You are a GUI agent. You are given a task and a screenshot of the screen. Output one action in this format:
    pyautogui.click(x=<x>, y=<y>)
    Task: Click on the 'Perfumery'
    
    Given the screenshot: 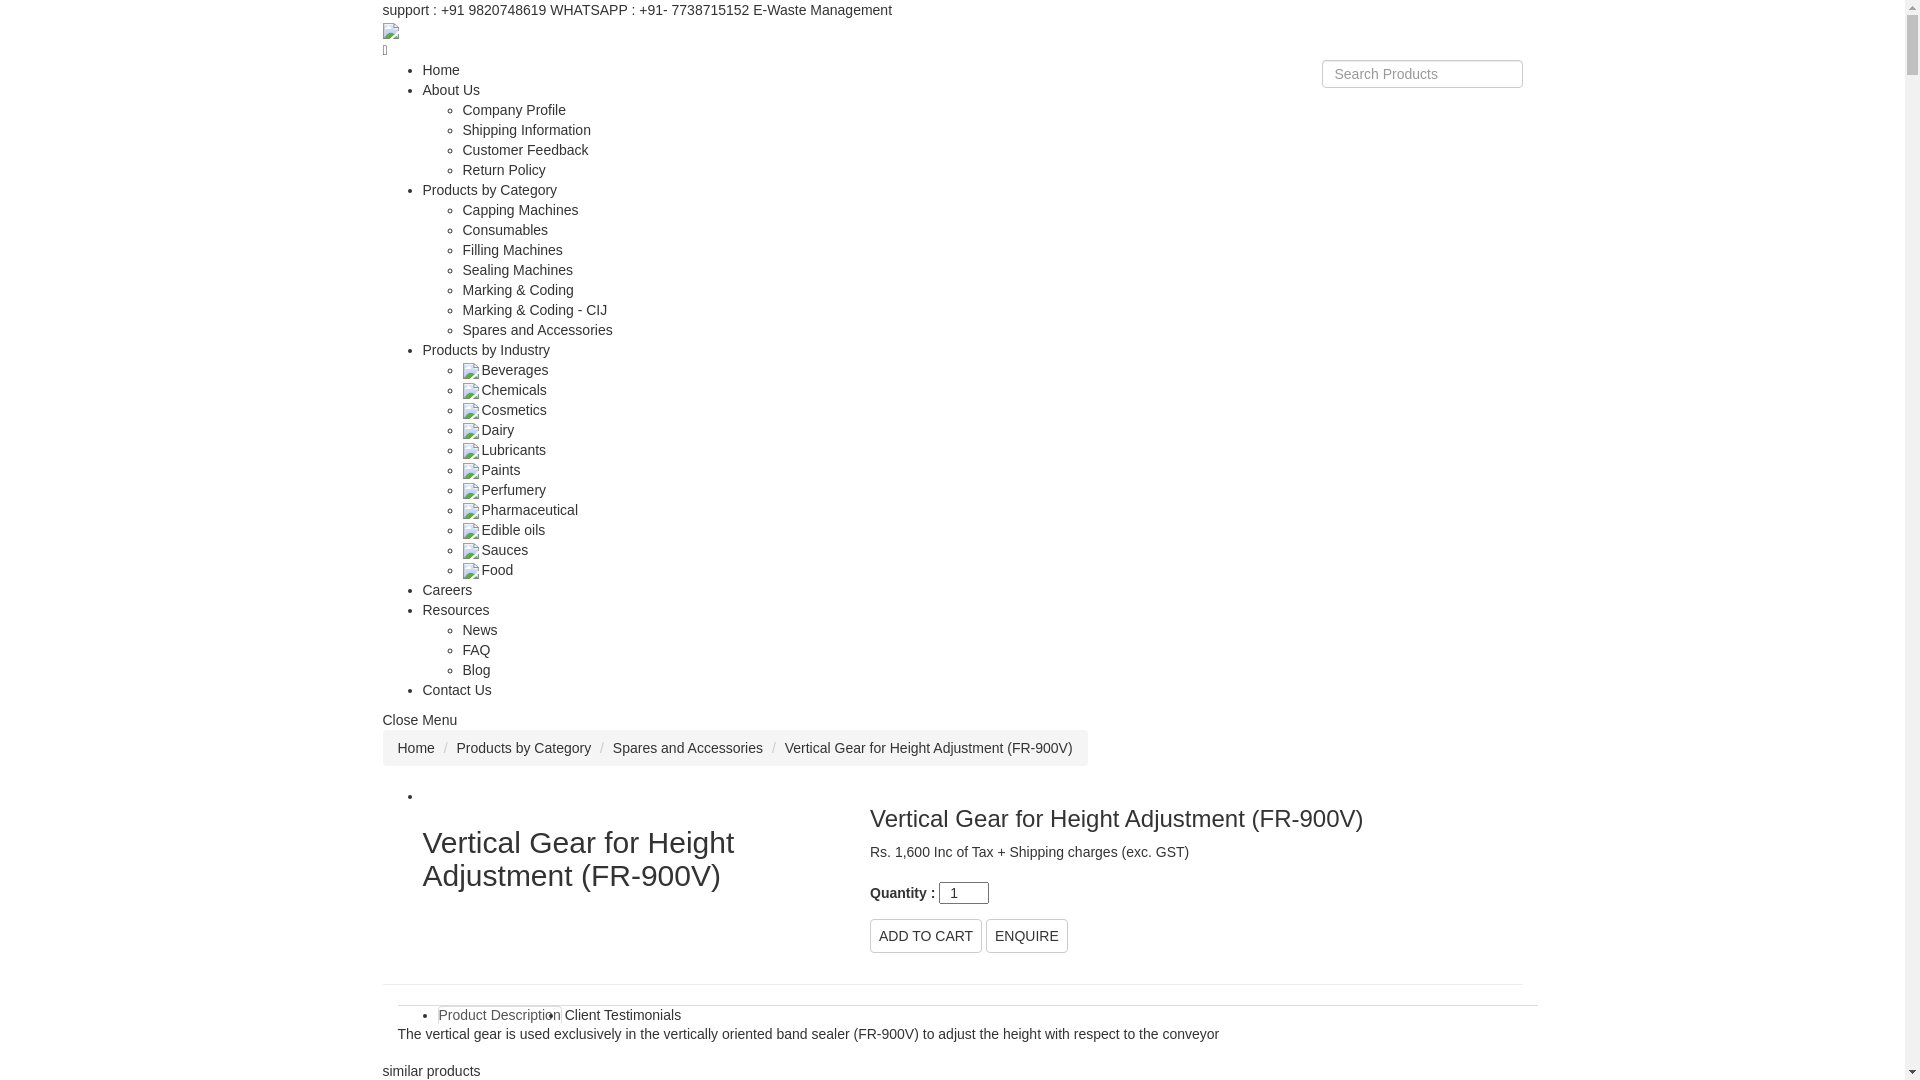 What is the action you would take?
    pyautogui.click(x=504, y=489)
    